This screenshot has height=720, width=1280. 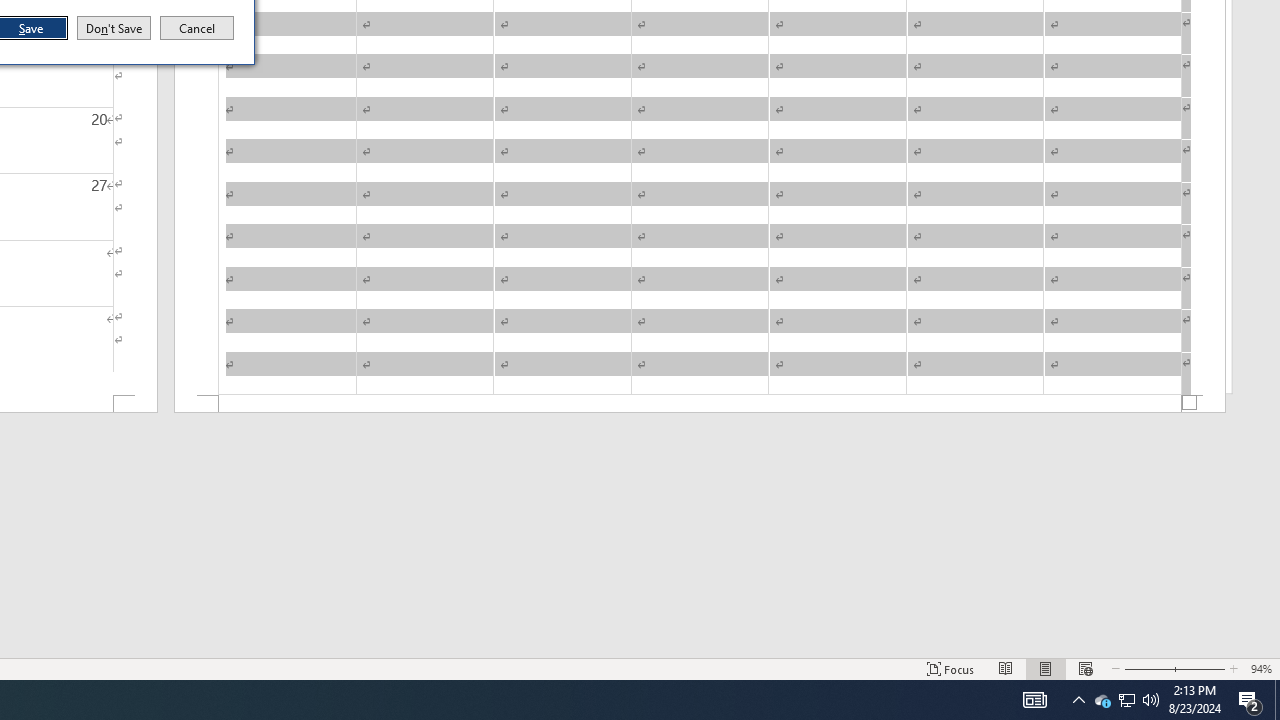 What do you see at coordinates (1034, 698) in the screenshot?
I see `'AutomationID: 4105'` at bounding box center [1034, 698].